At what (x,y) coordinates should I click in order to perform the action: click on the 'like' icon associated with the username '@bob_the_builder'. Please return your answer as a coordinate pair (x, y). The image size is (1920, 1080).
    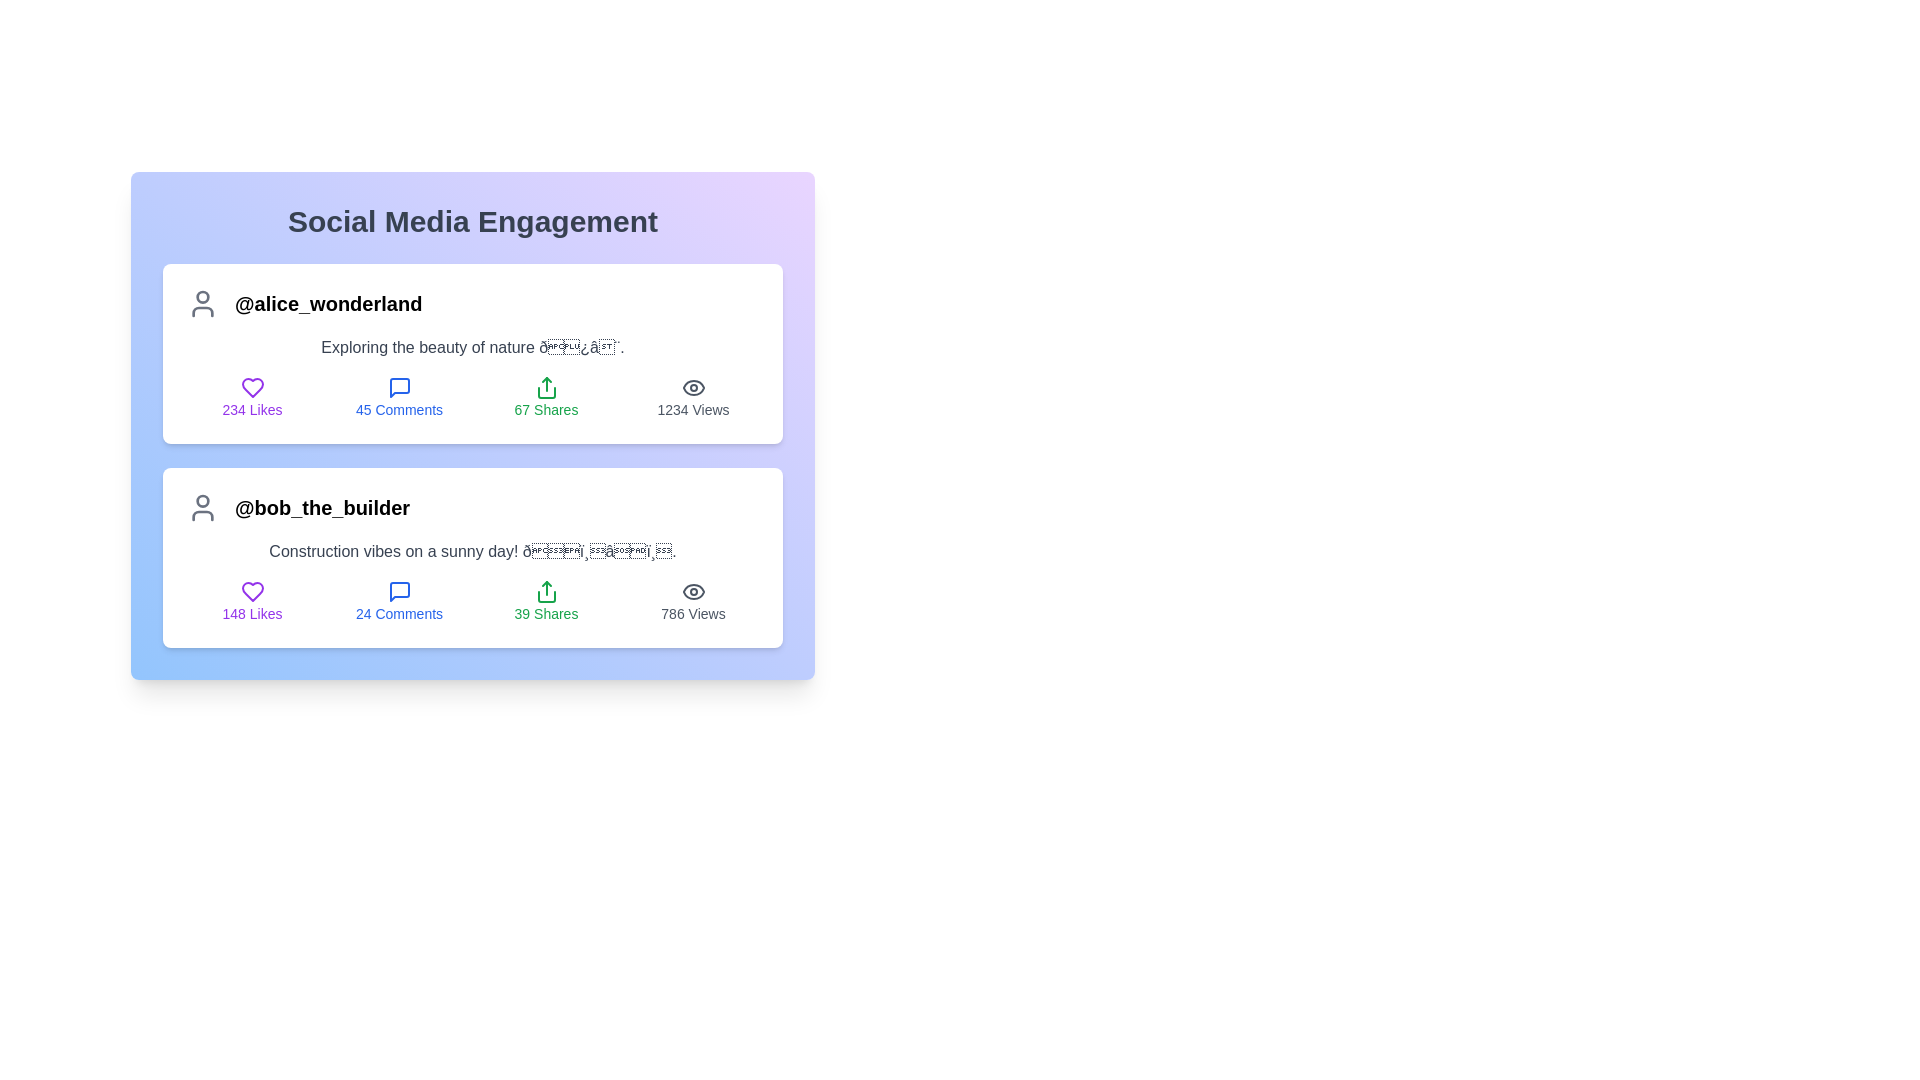
    Looking at the image, I should click on (251, 590).